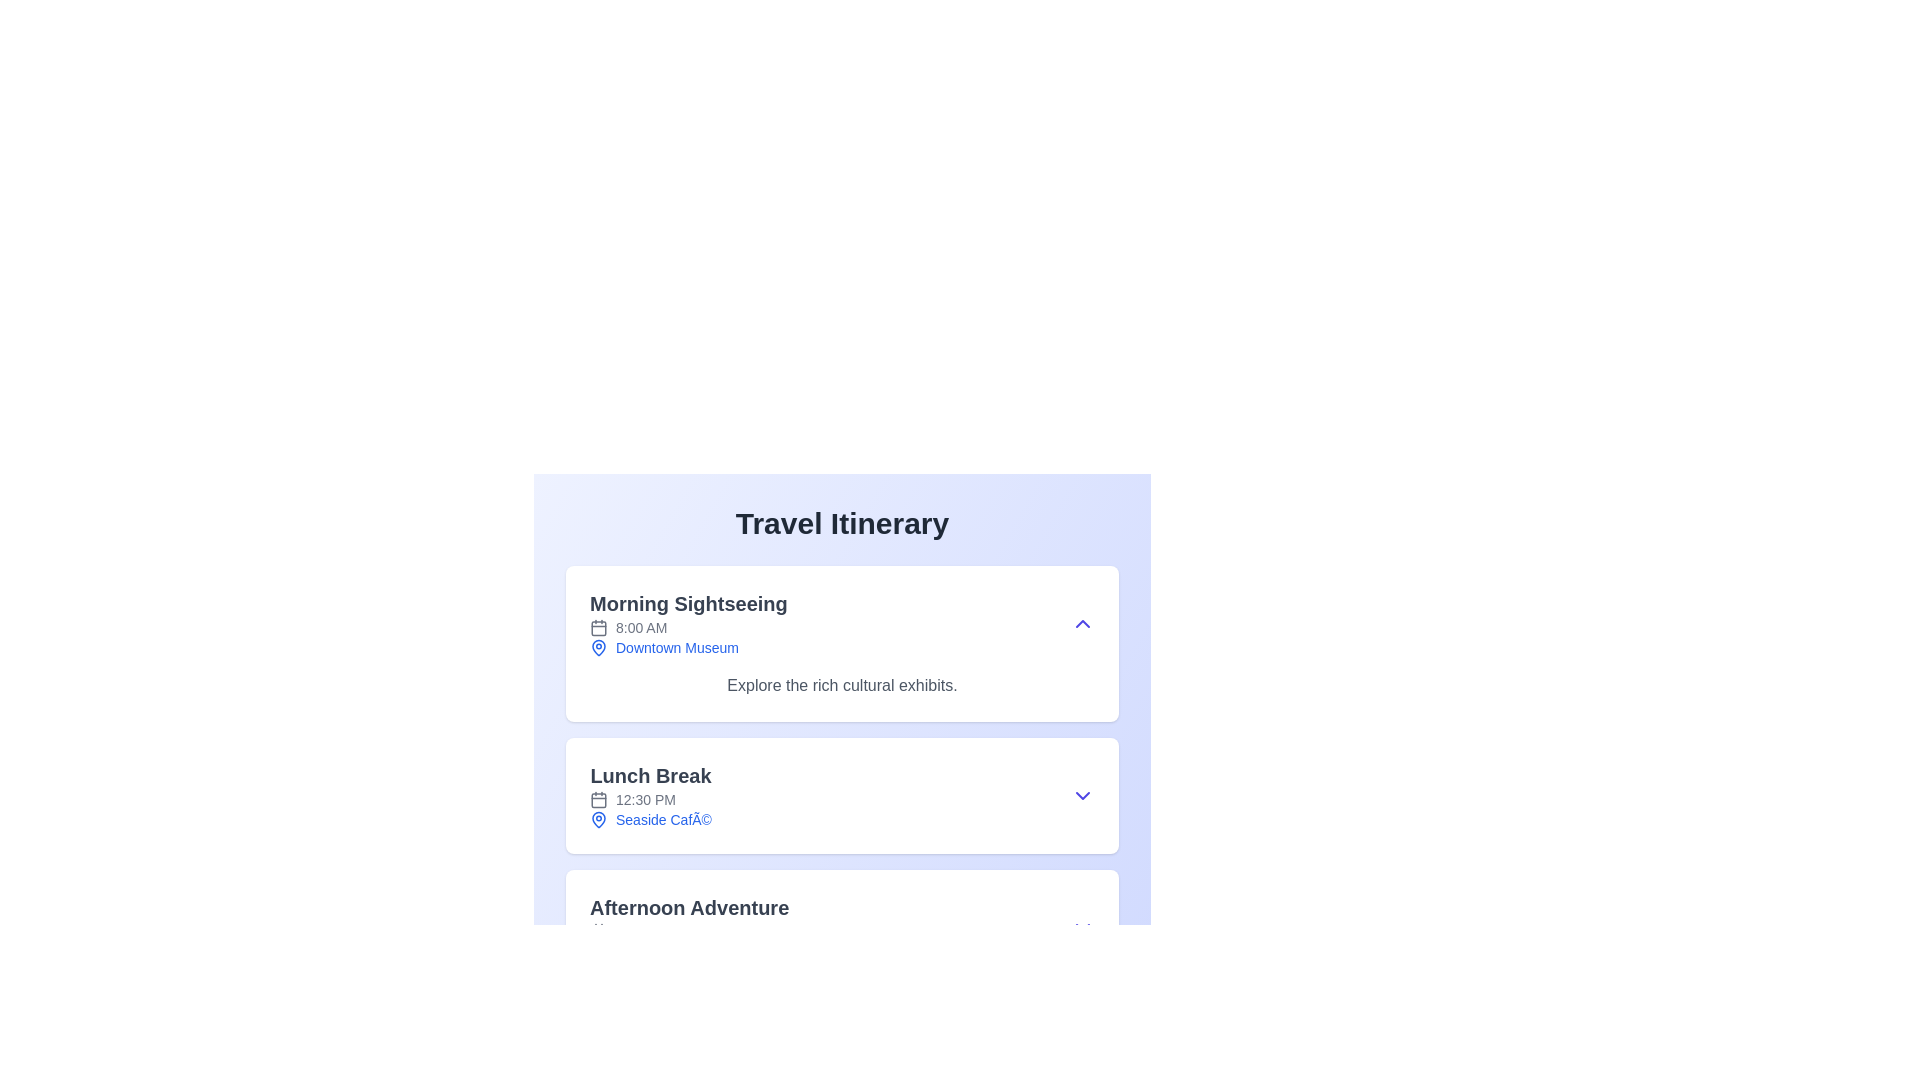 The height and width of the screenshot is (1080, 1920). Describe the element at coordinates (650, 820) in the screenshot. I see `text 'Seaside Café' which is styled in blue and located in the 'Lunch Break' segment of the 'Travel Itinerary' section, accompanied by a blue map pin icon` at that location.